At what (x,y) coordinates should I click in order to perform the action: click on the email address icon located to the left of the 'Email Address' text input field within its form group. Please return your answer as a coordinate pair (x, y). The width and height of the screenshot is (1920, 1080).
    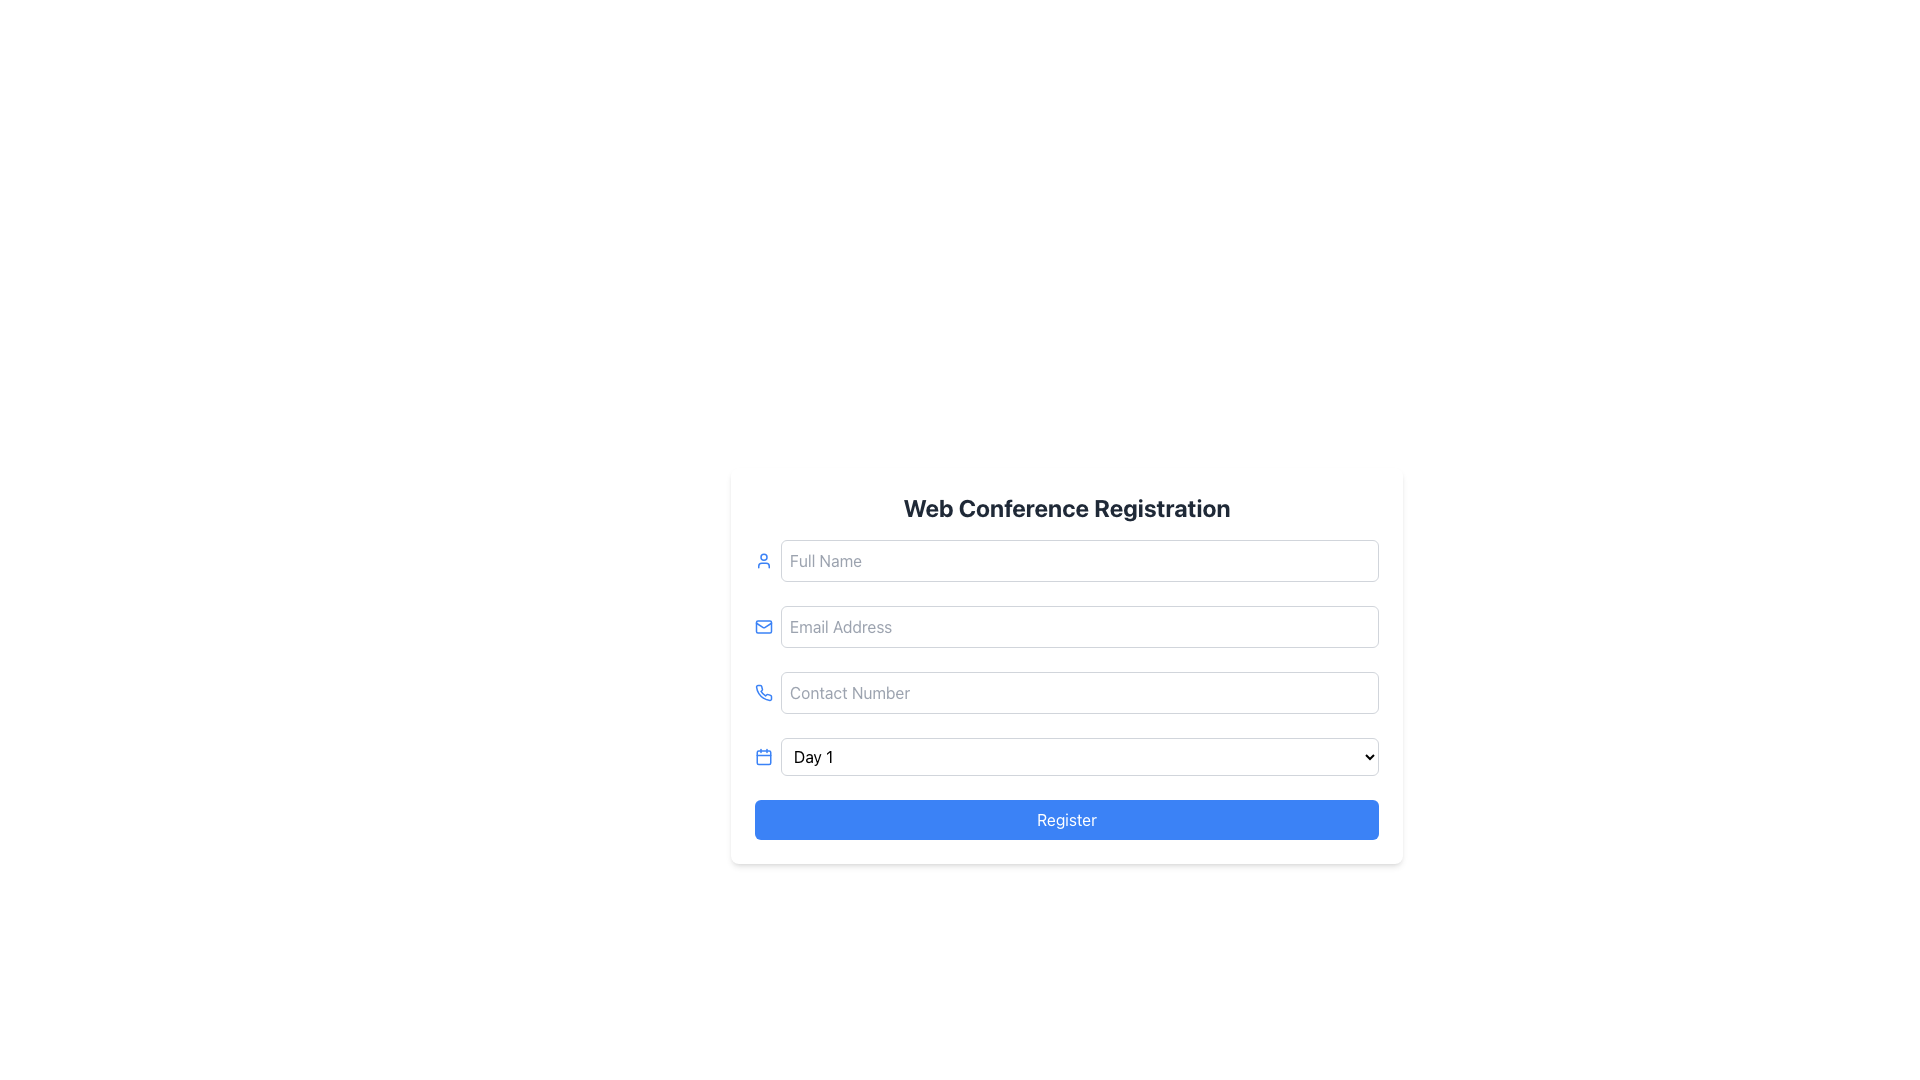
    Looking at the image, I should click on (762, 626).